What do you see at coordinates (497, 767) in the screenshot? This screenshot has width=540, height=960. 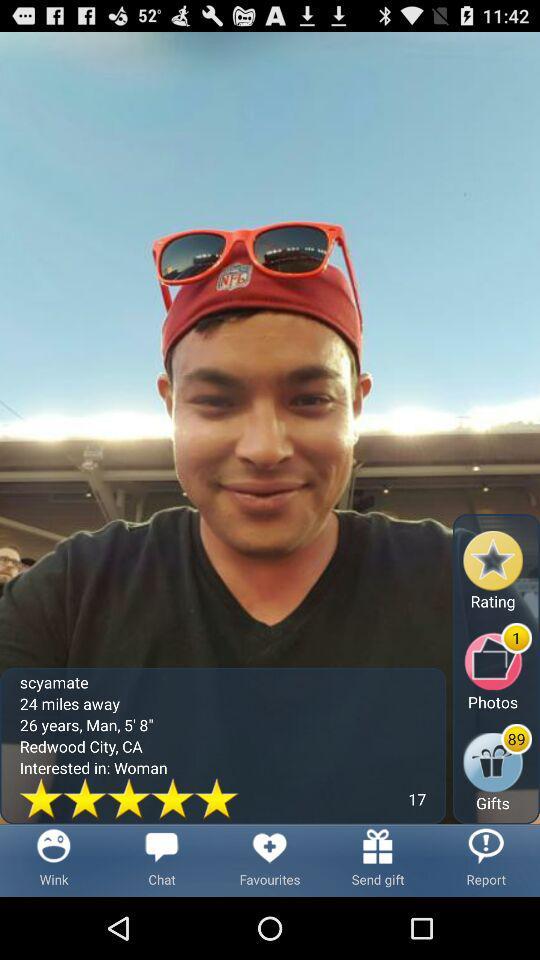 I see `icon to the right of 24 miles away item` at bounding box center [497, 767].